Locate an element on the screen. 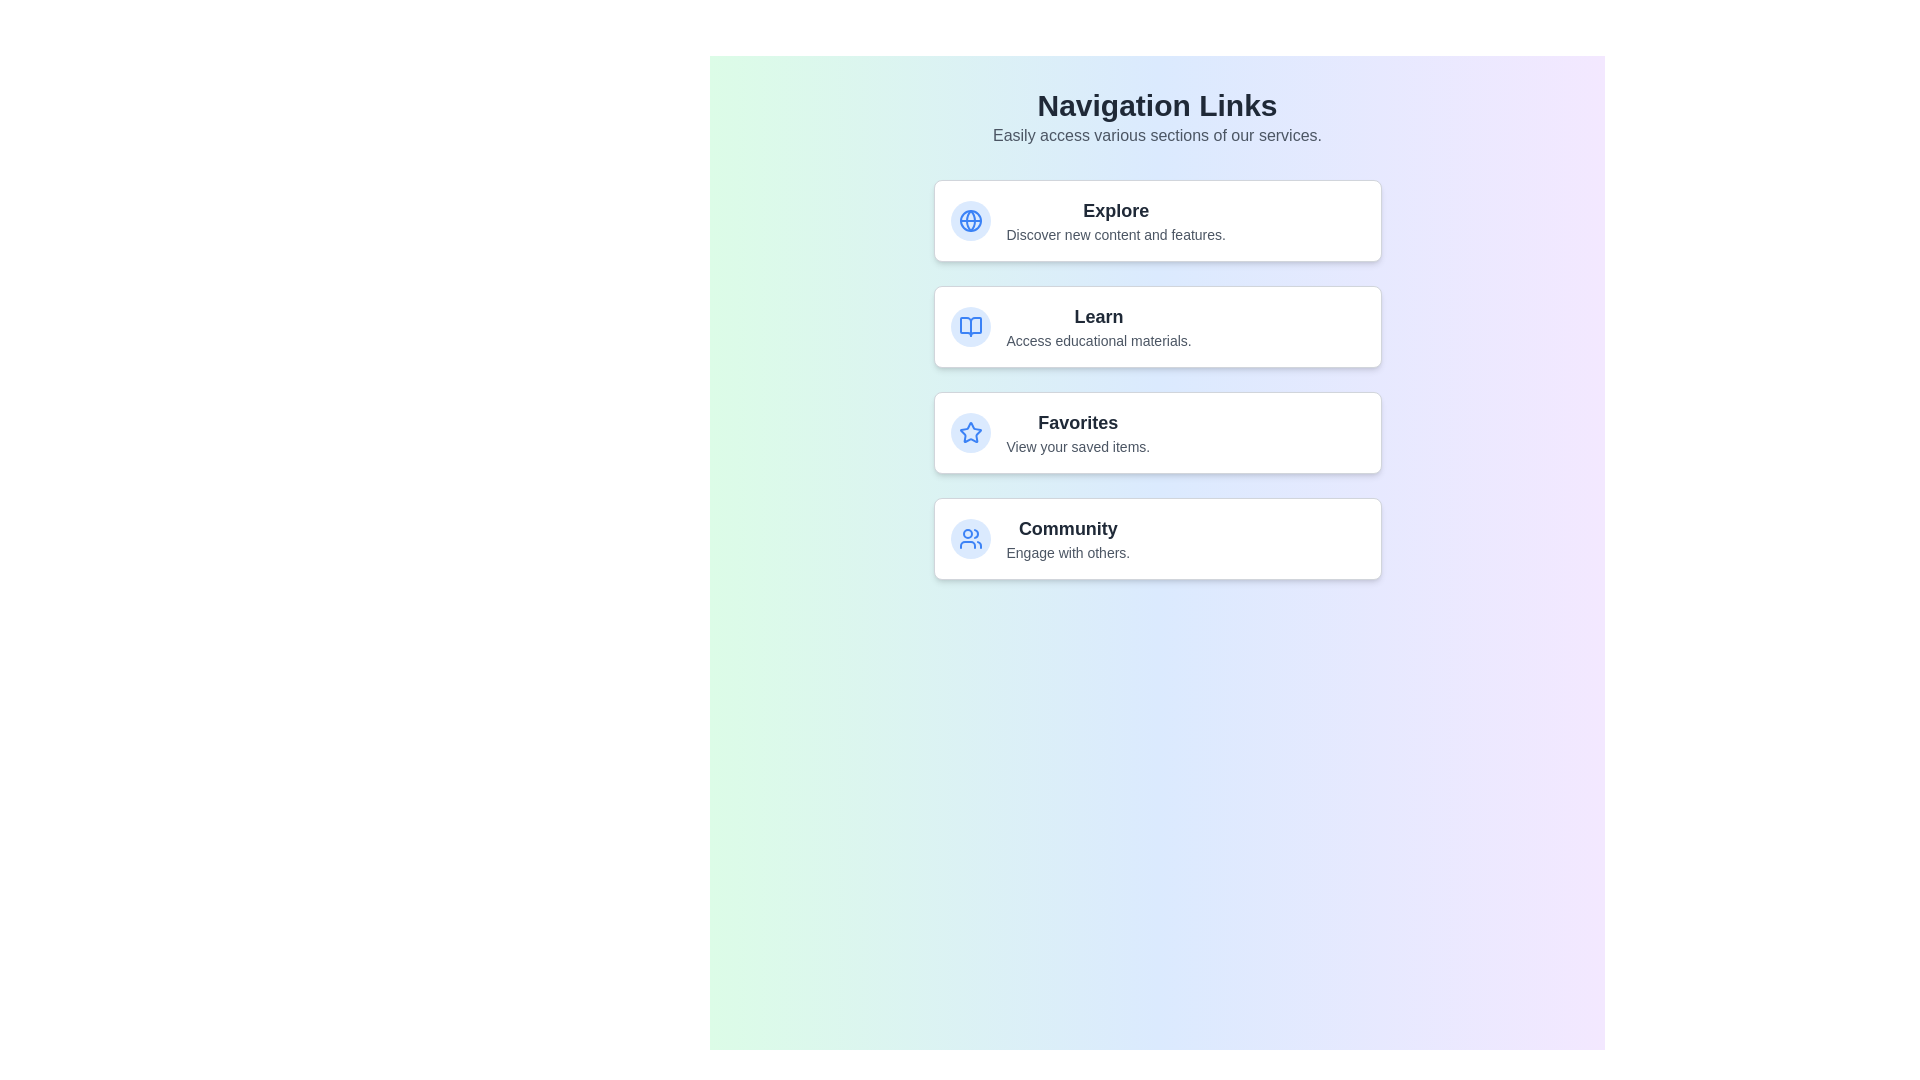  the text content element that has the title 'Explore' and a description stating 'Discover new content and features.' is located at coordinates (1115, 220).